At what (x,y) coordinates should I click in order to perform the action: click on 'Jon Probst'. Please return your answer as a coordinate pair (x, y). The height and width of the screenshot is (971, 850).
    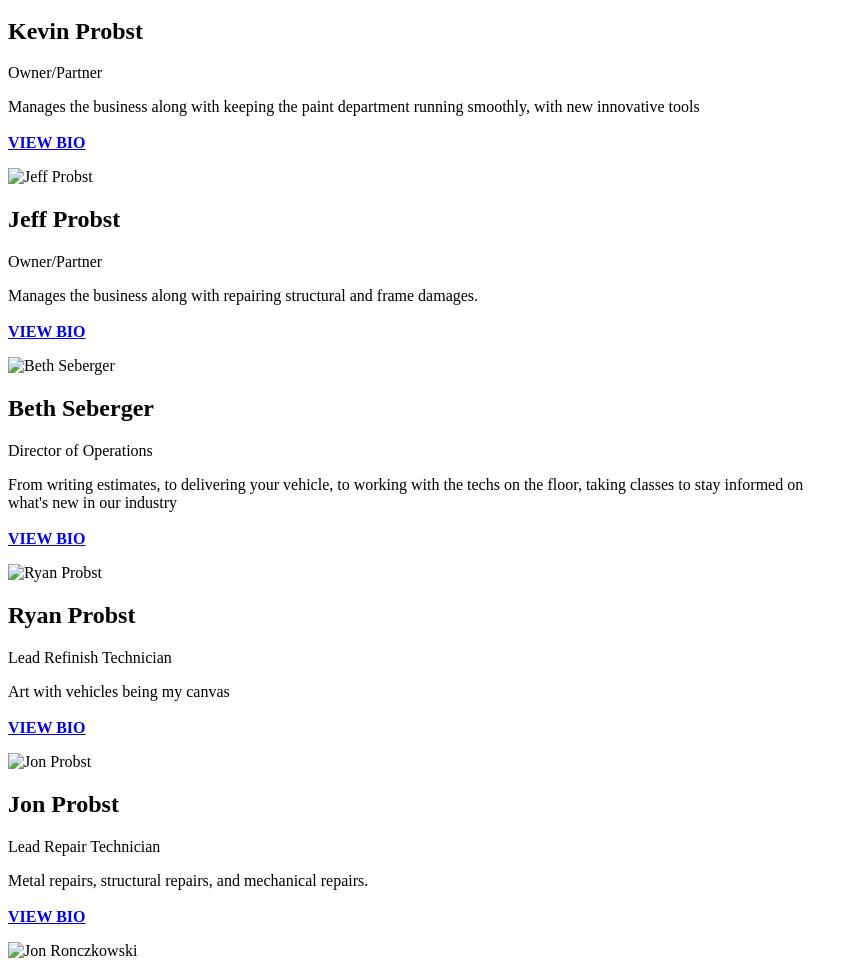
    Looking at the image, I should click on (6, 803).